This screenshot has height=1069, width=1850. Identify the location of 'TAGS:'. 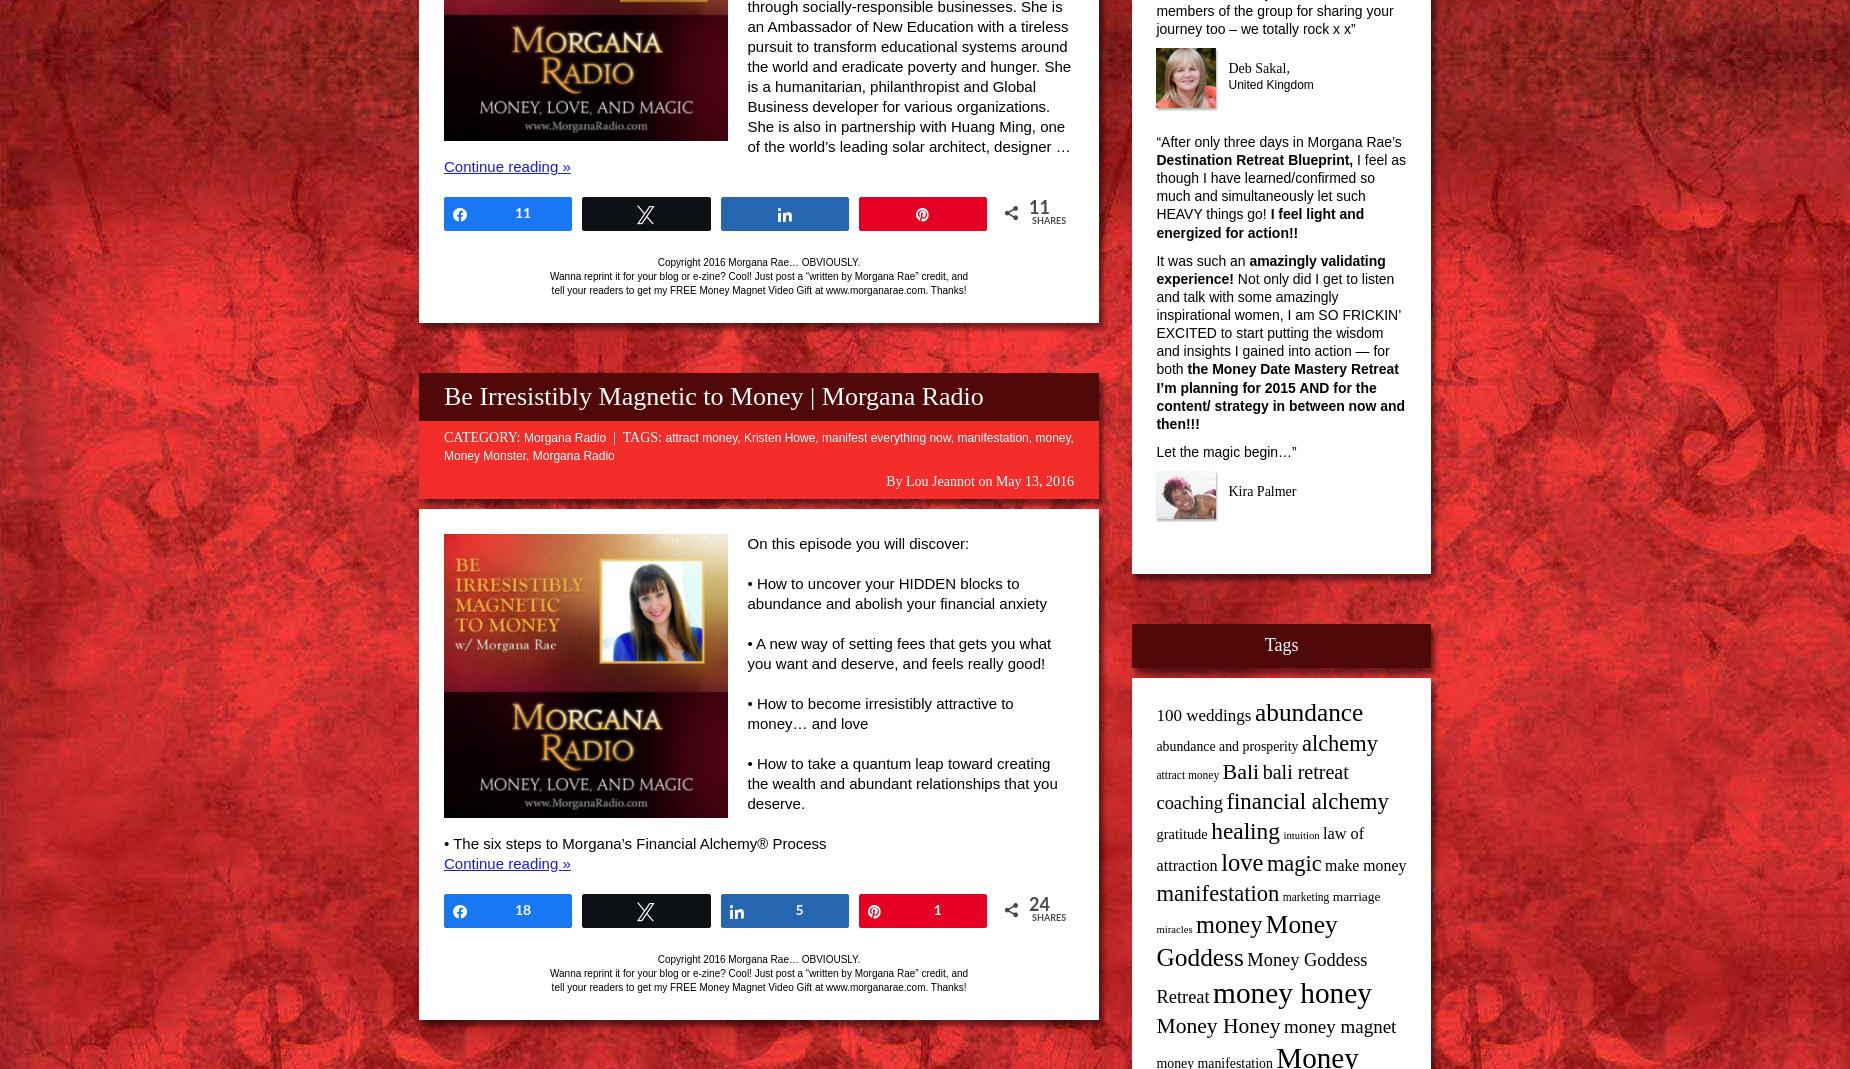
(621, 436).